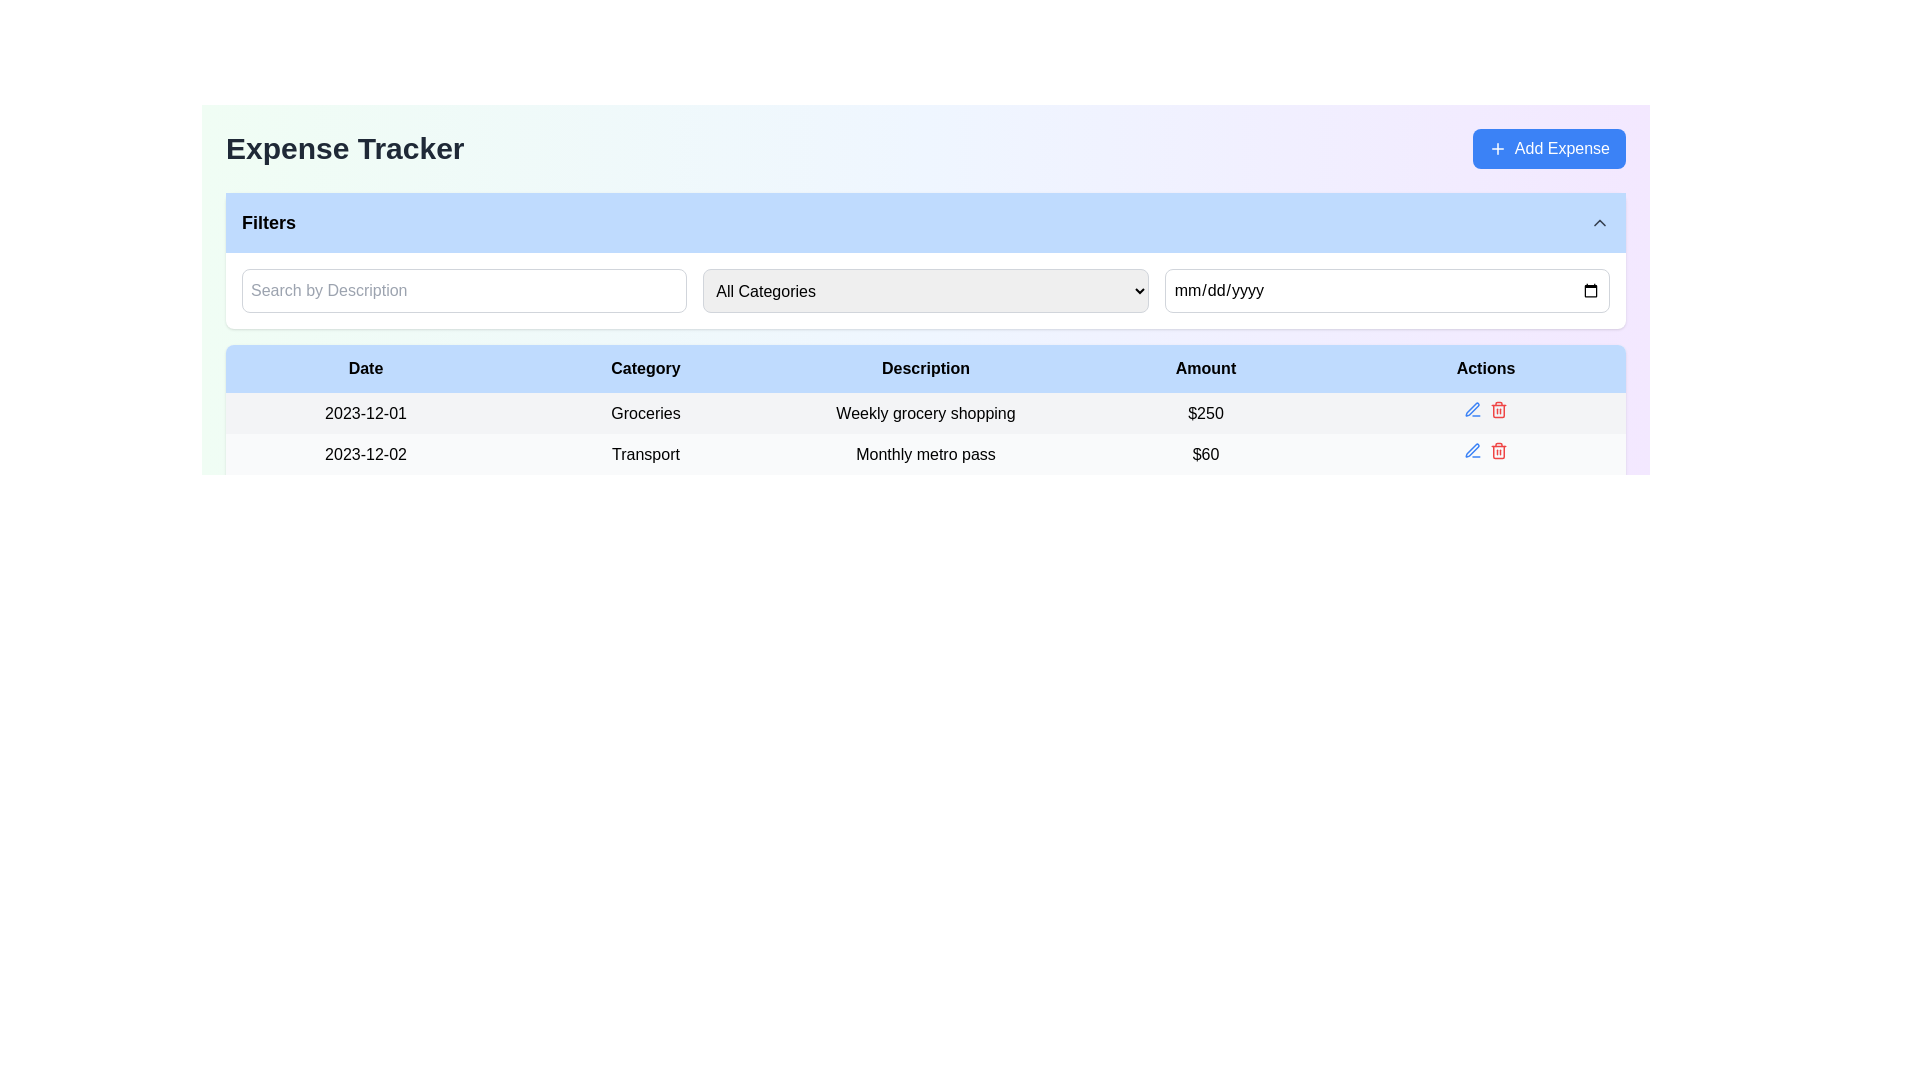 The width and height of the screenshot is (1920, 1080). I want to click on the 'Date' column header text label, which is the first element in a series of five elements in the upper section of the table, so click(365, 369).